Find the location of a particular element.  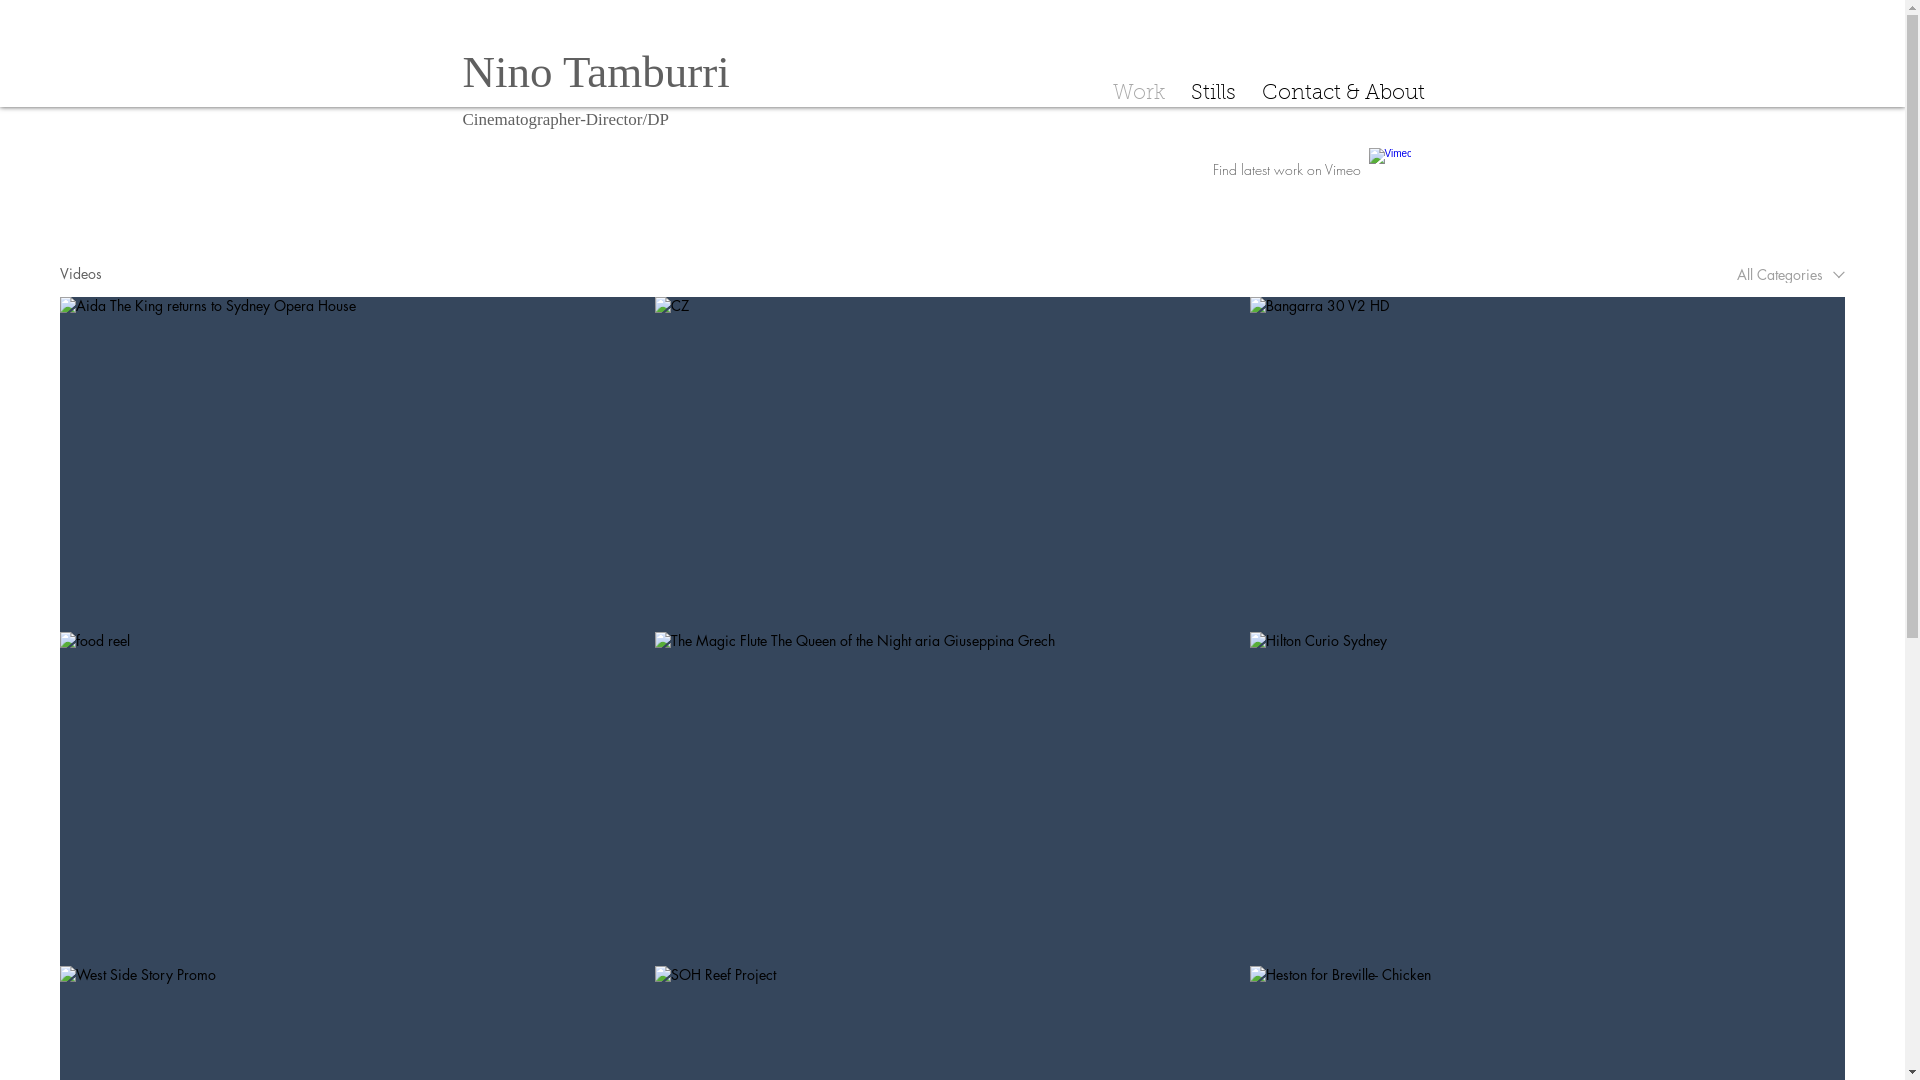

'Stills' is located at coordinates (1177, 88).